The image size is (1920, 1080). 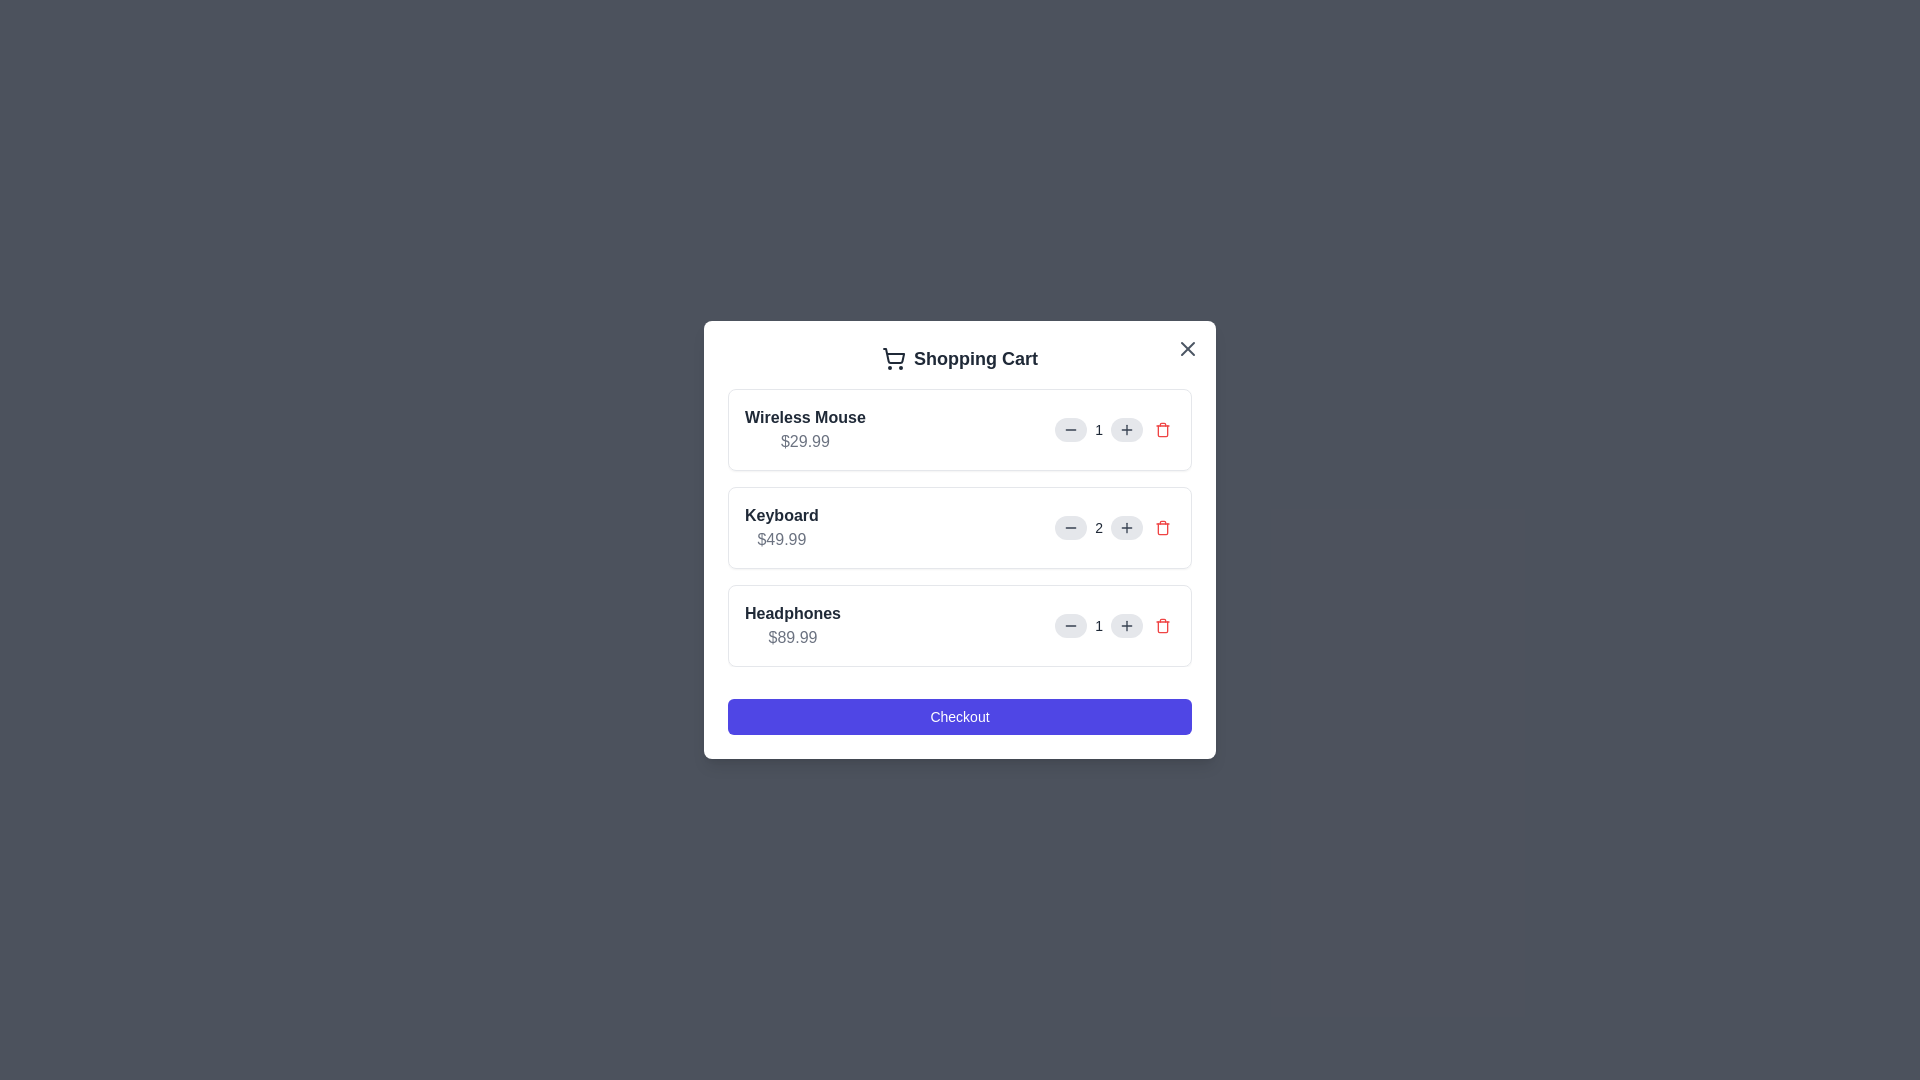 I want to click on the close button located at the top-right corner of the 'Shopping Cart' dialog, so click(x=1188, y=347).